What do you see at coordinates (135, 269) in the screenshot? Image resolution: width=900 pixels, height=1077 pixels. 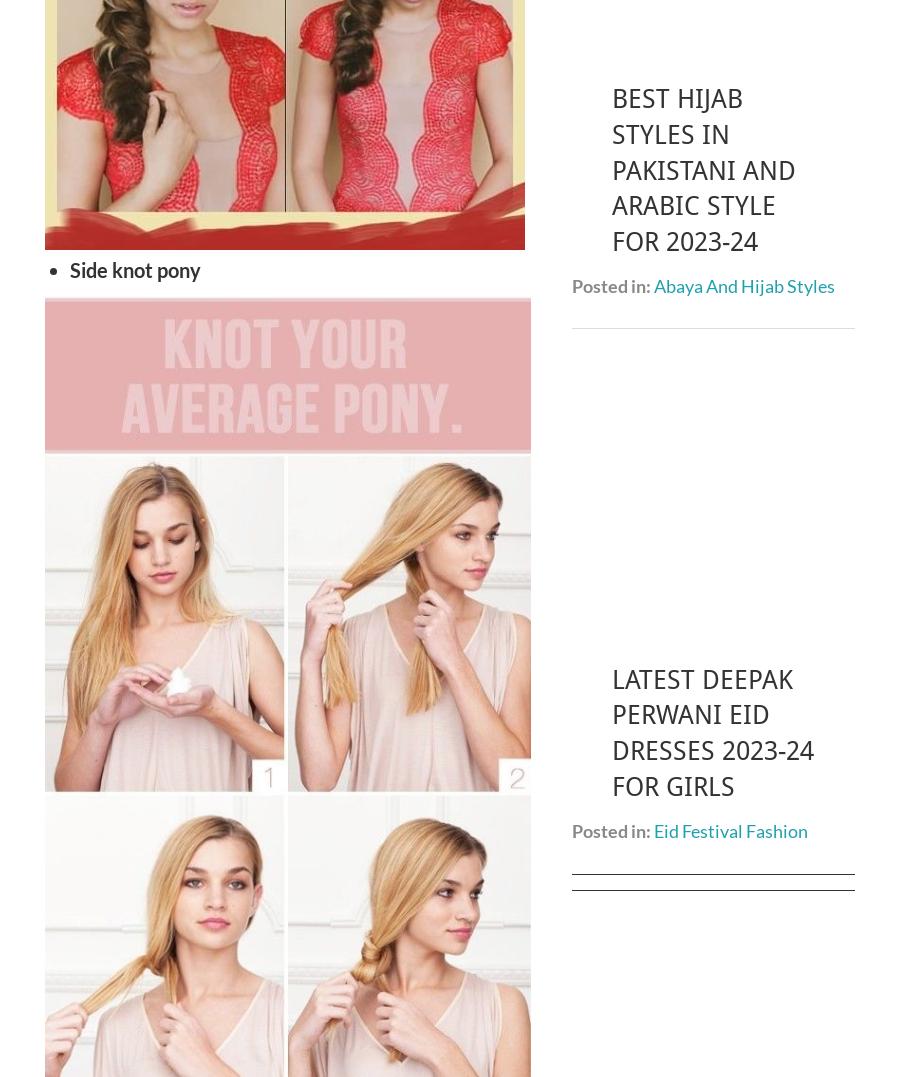 I see `'Side knot pony'` at bounding box center [135, 269].